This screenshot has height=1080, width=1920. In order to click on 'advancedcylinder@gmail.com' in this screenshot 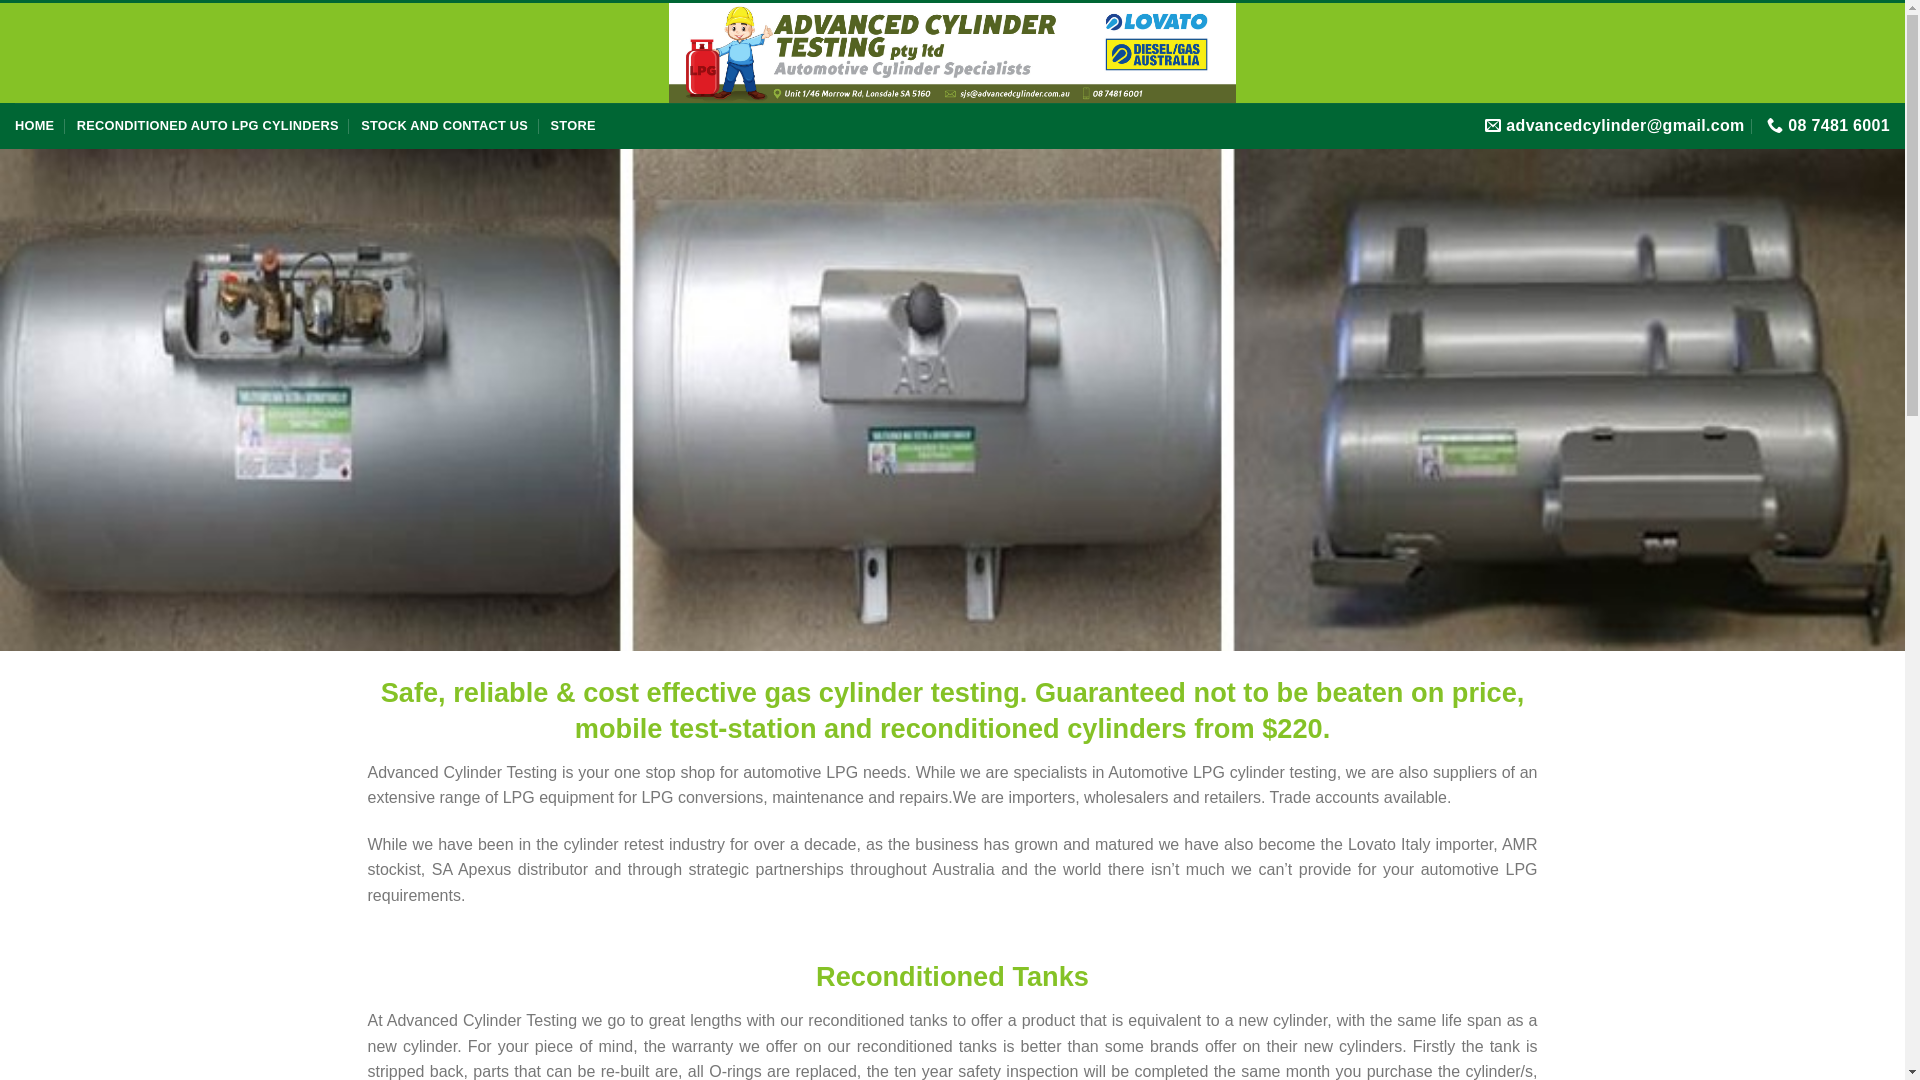, I will do `click(1614, 126)`.